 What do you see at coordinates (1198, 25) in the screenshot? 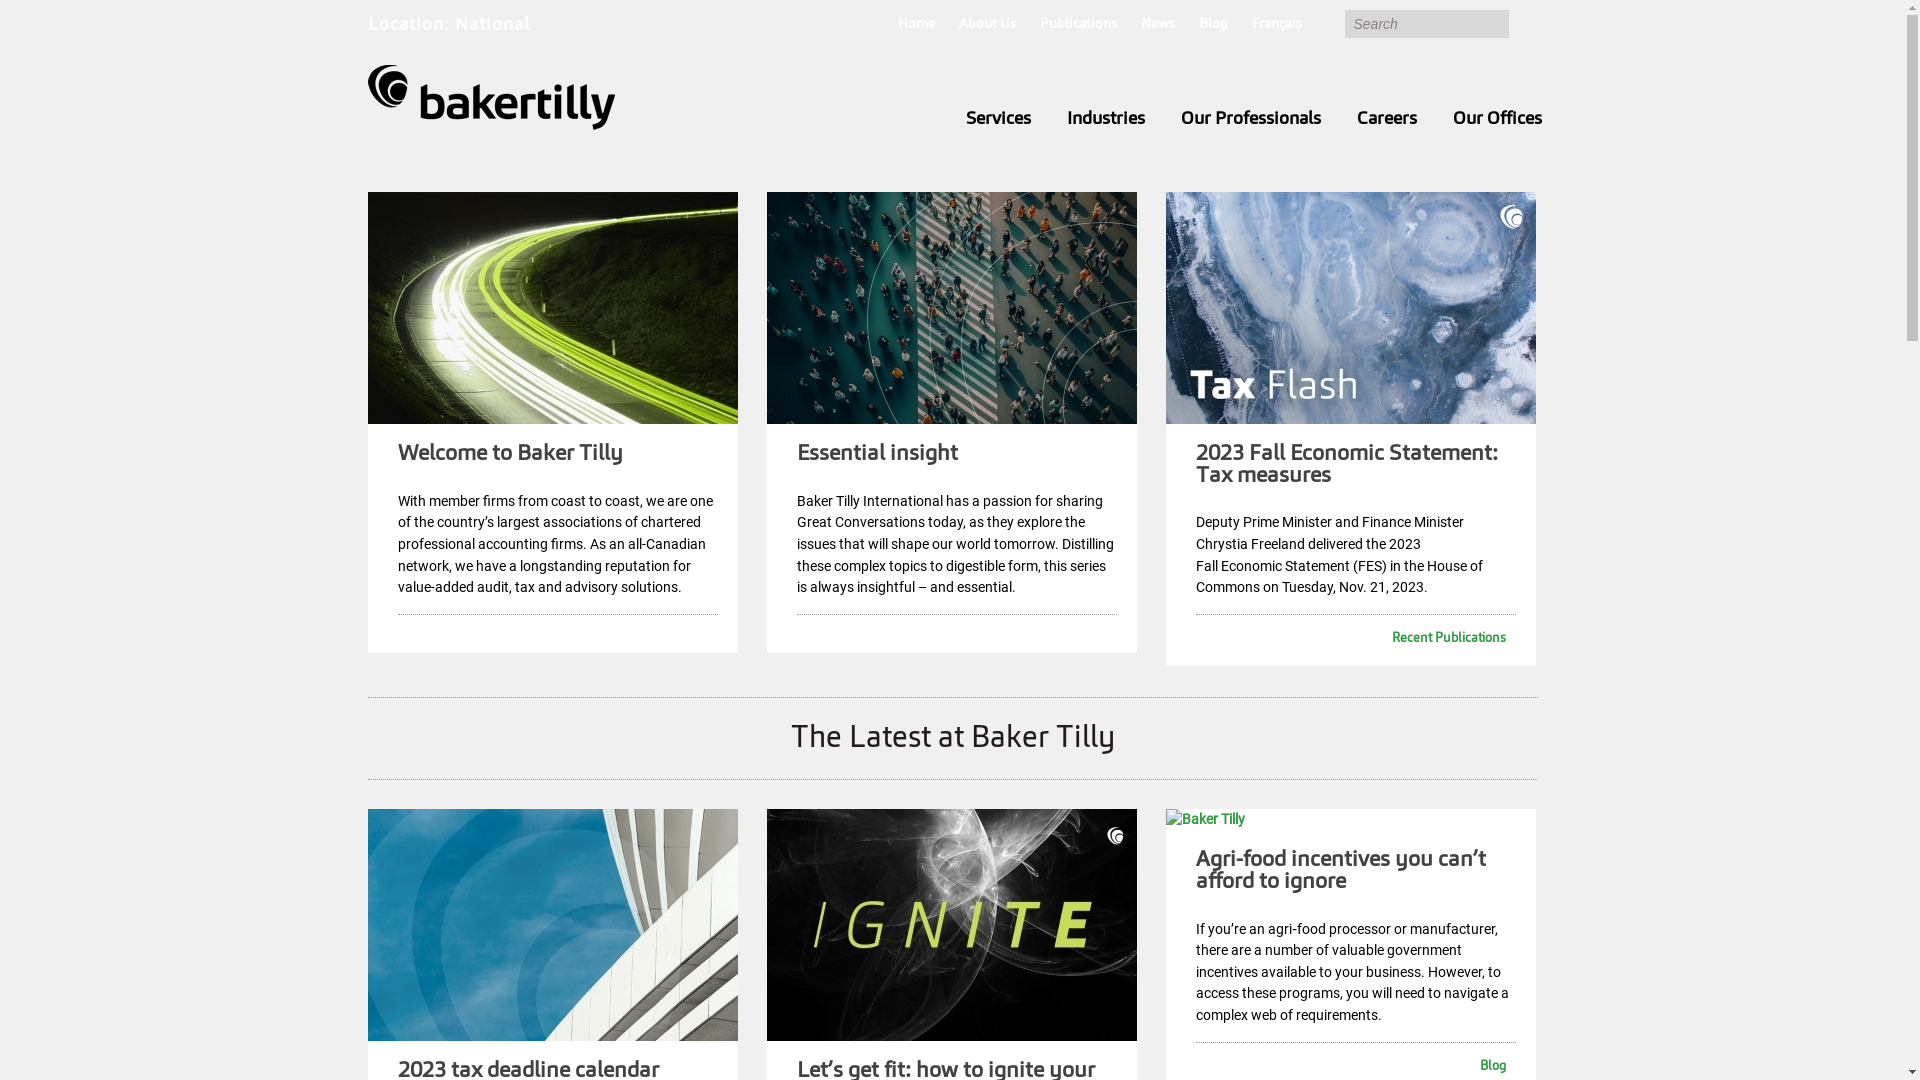
I see `'Blog'` at bounding box center [1198, 25].